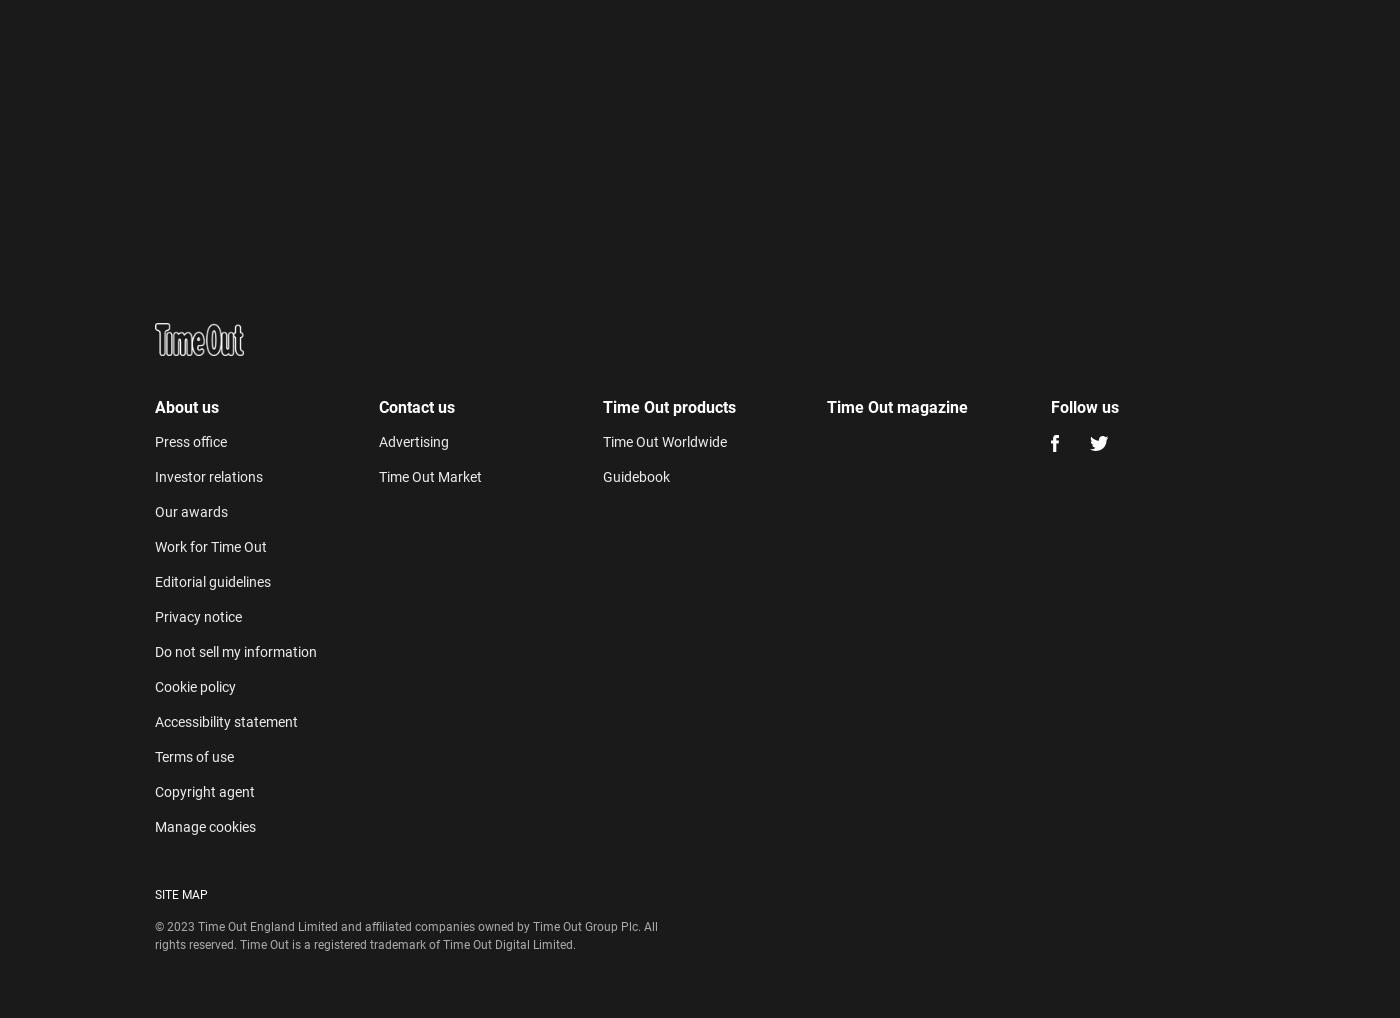 This screenshot has height=1018, width=1400. What do you see at coordinates (198, 616) in the screenshot?
I see `'Privacy notice'` at bounding box center [198, 616].